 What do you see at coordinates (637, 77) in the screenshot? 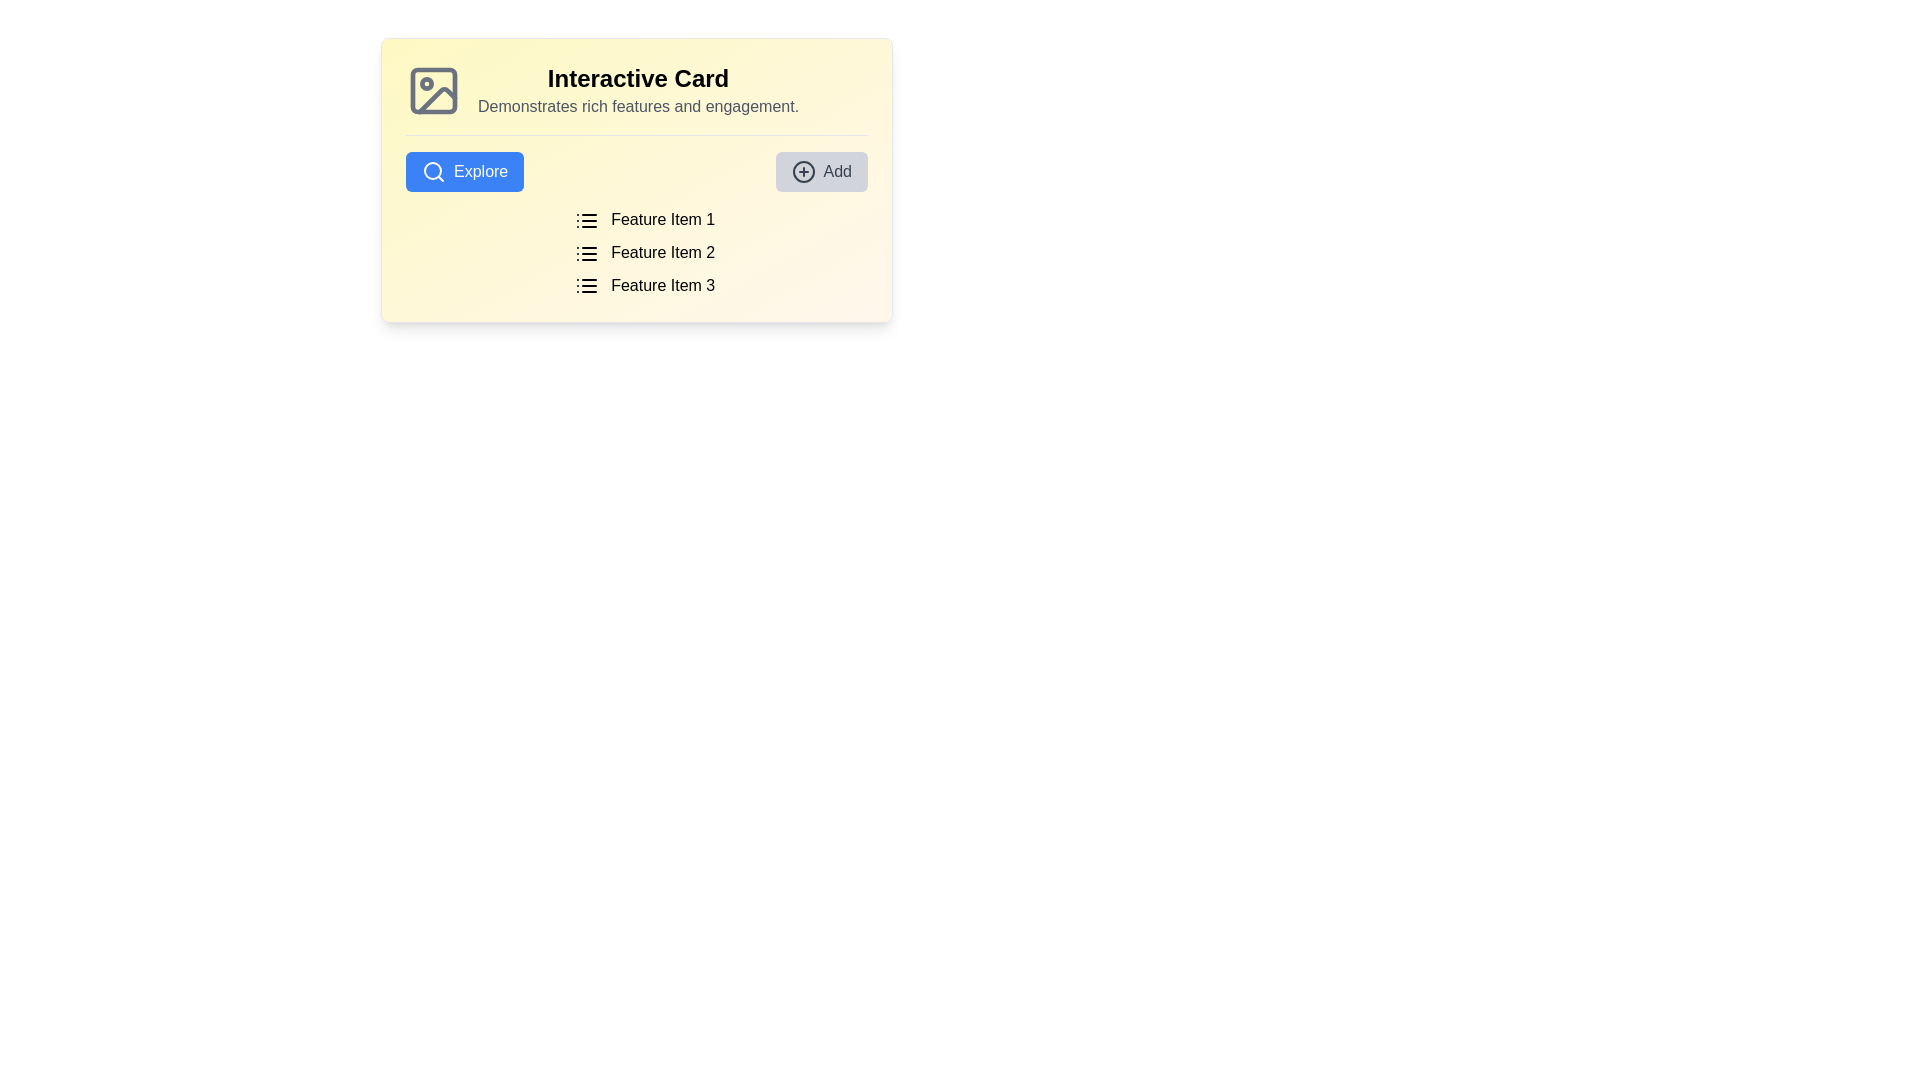
I see `the bold heading element 'Interactive Card' displayed prominently at the top of the card` at bounding box center [637, 77].